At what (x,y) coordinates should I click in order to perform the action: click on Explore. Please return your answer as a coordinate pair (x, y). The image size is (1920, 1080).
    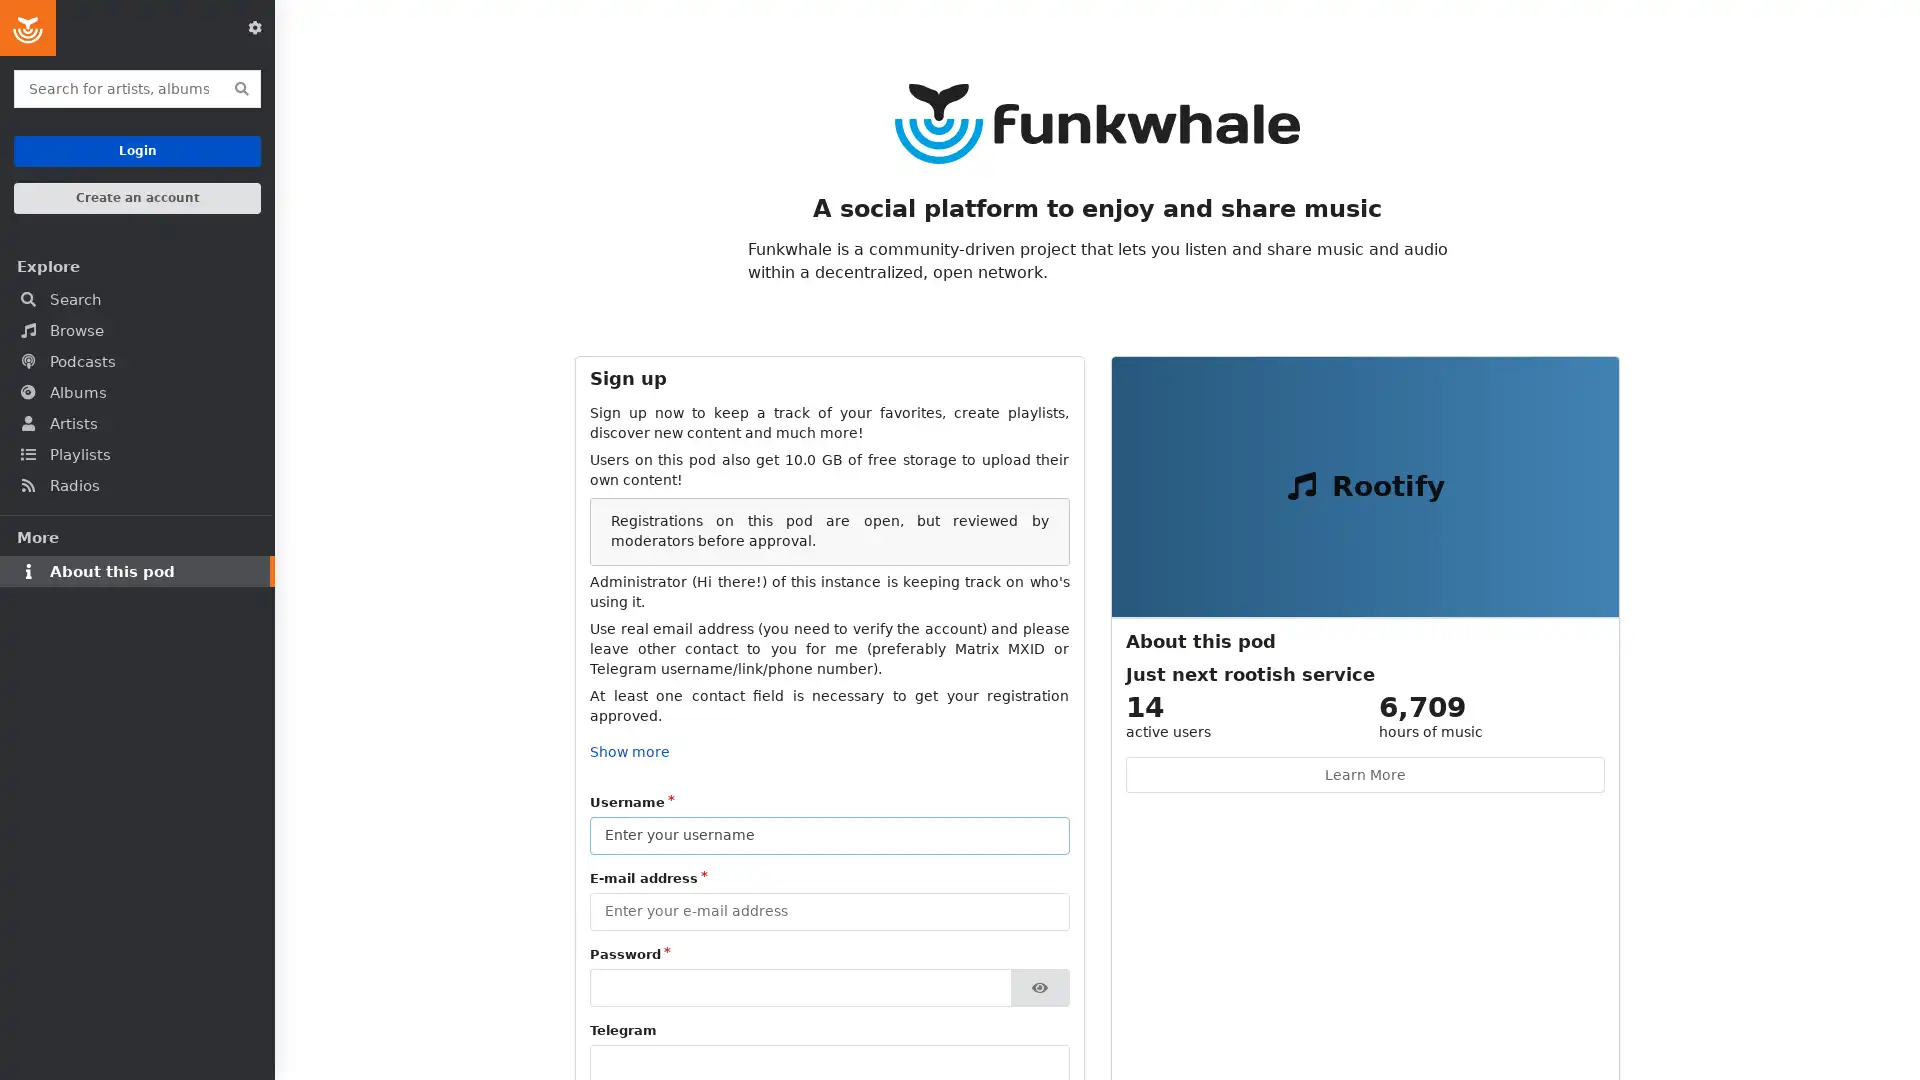
    Looking at the image, I should click on (136, 265).